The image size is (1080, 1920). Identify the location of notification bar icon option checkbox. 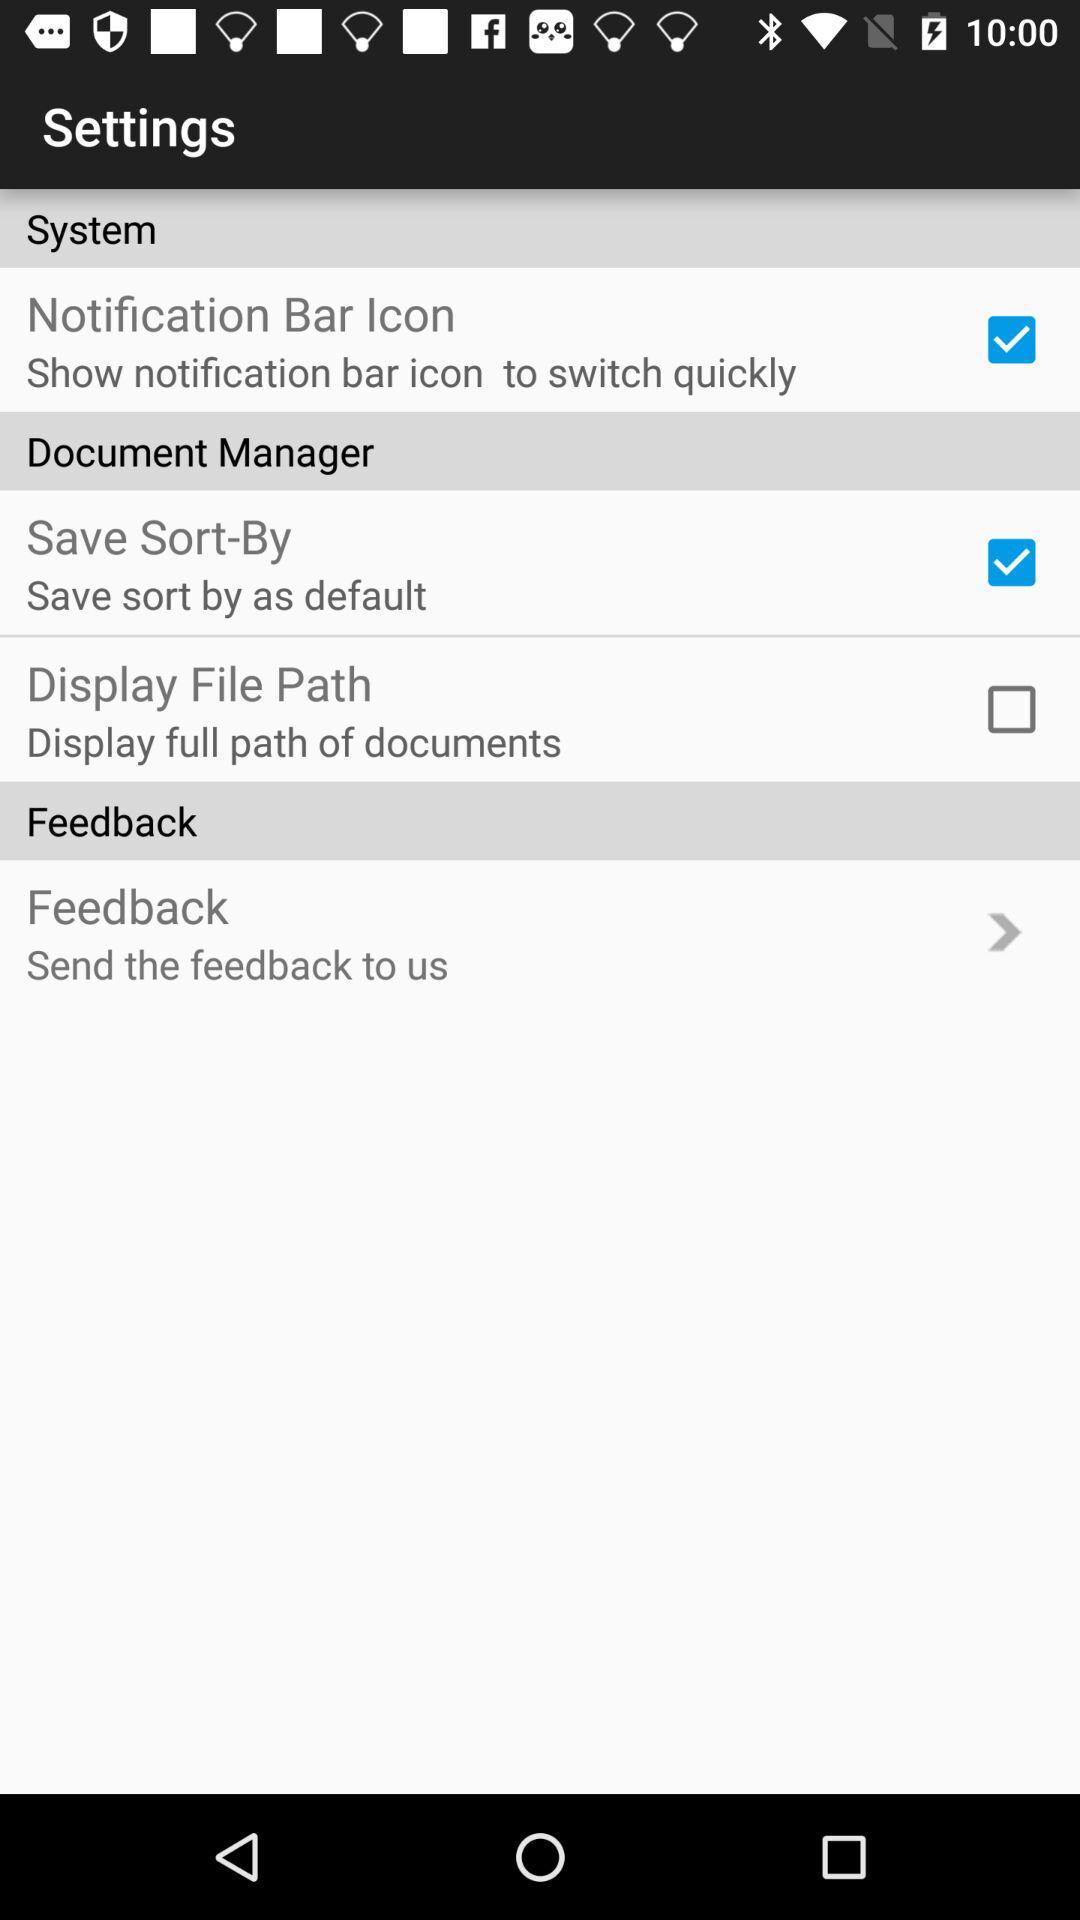
(1011, 339).